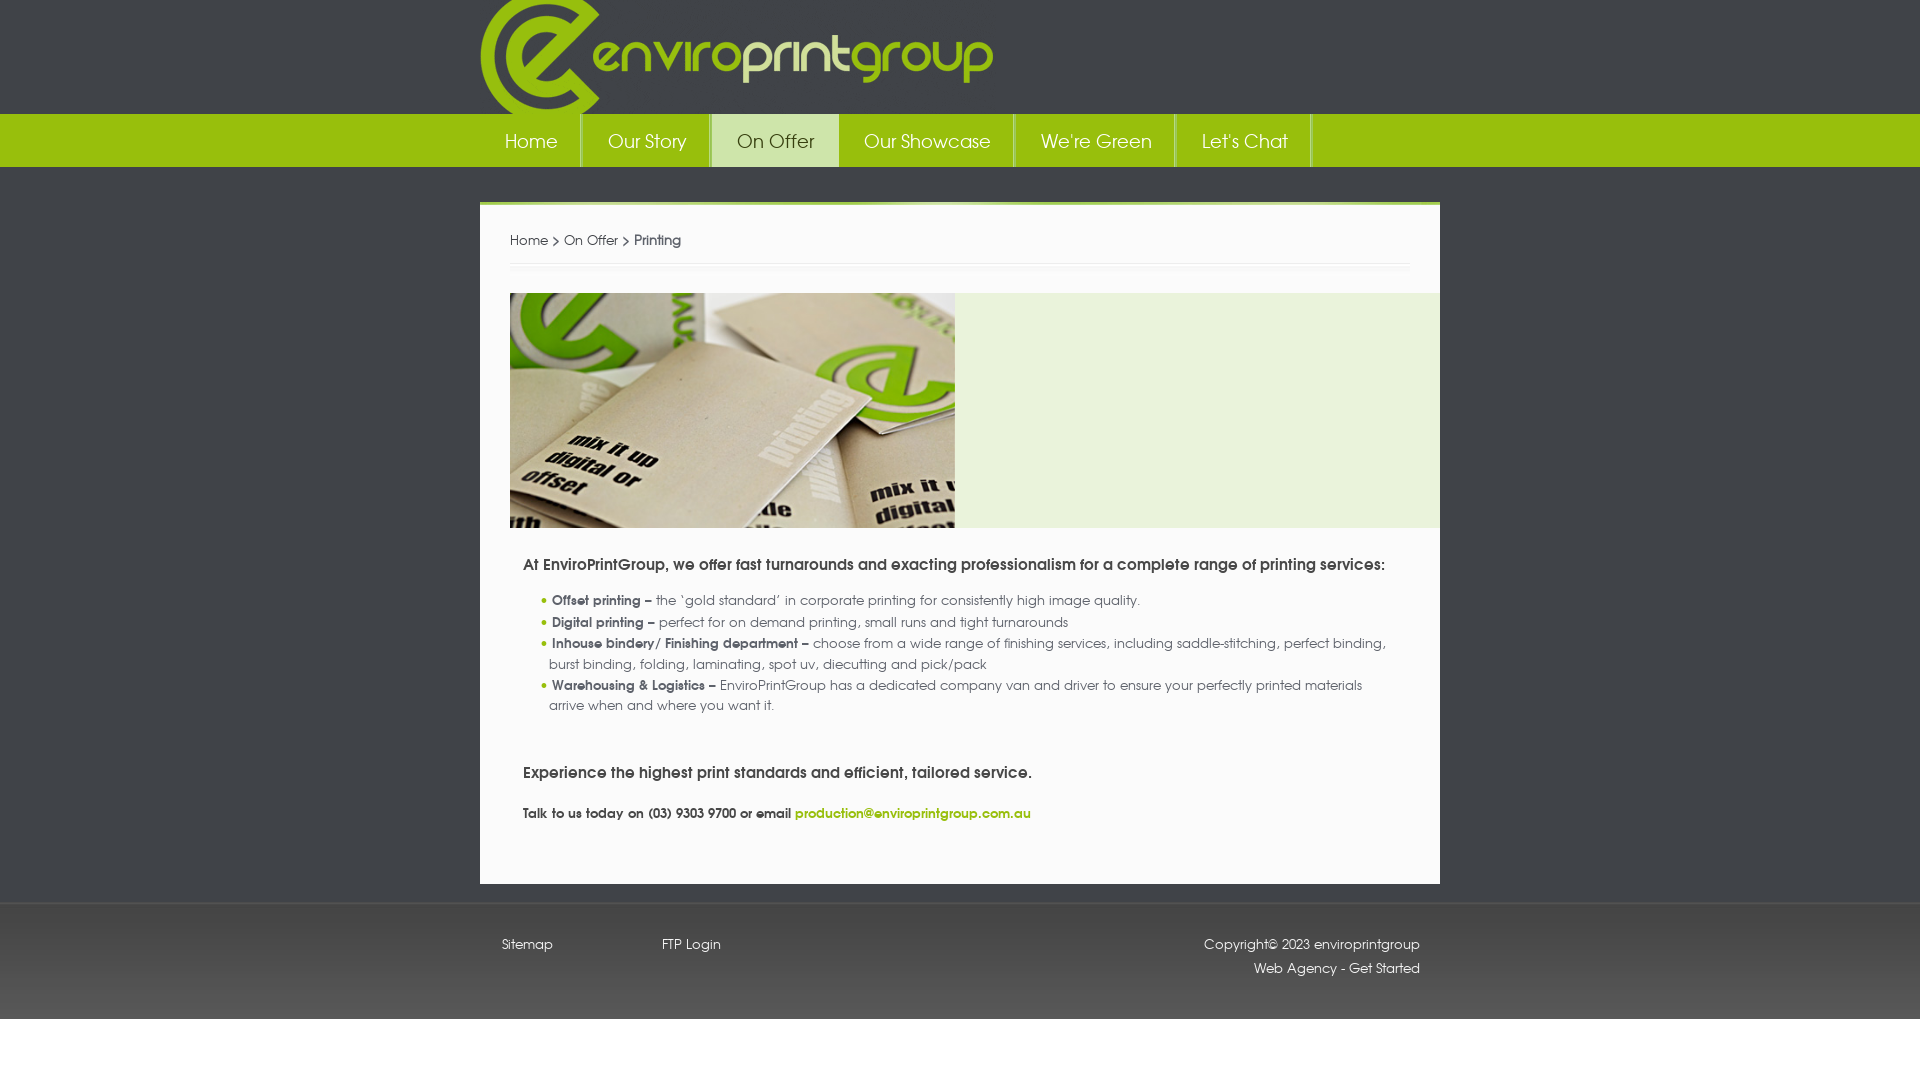 This screenshot has height=1080, width=1920. I want to click on 'Sitemap', so click(527, 943).